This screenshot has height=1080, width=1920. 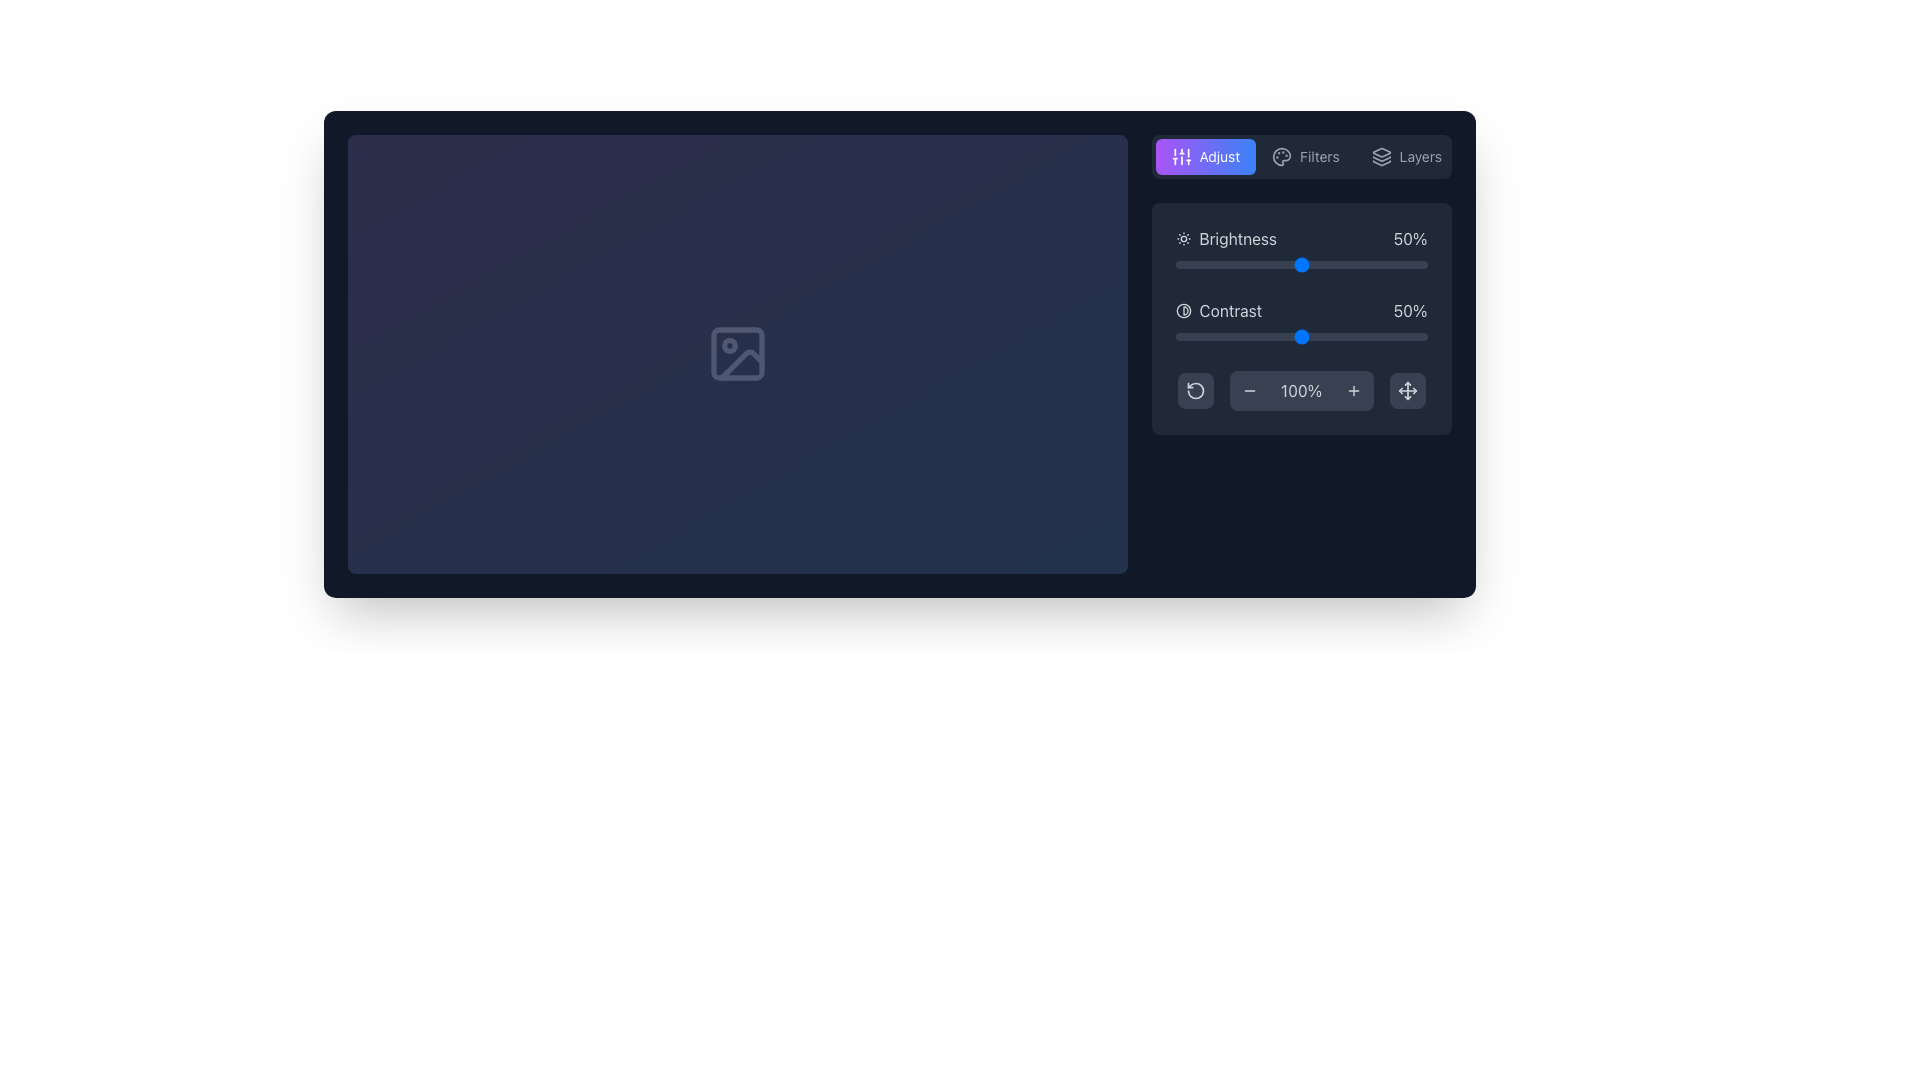 What do you see at coordinates (1320, 156) in the screenshot?
I see `the Text Label located in the top-right section of the interface, adjacent to the palette icon` at bounding box center [1320, 156].